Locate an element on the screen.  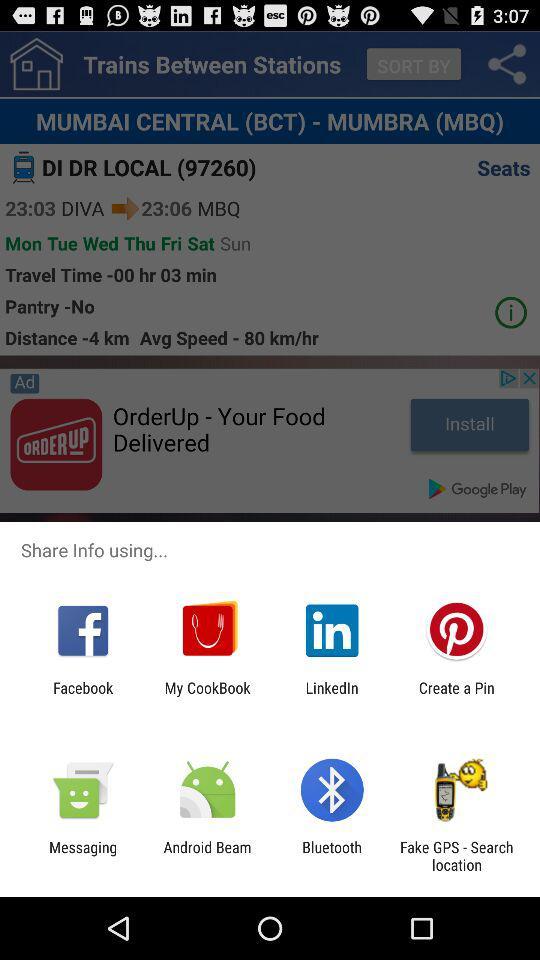
create a pin is located at coordinates (456, 696).